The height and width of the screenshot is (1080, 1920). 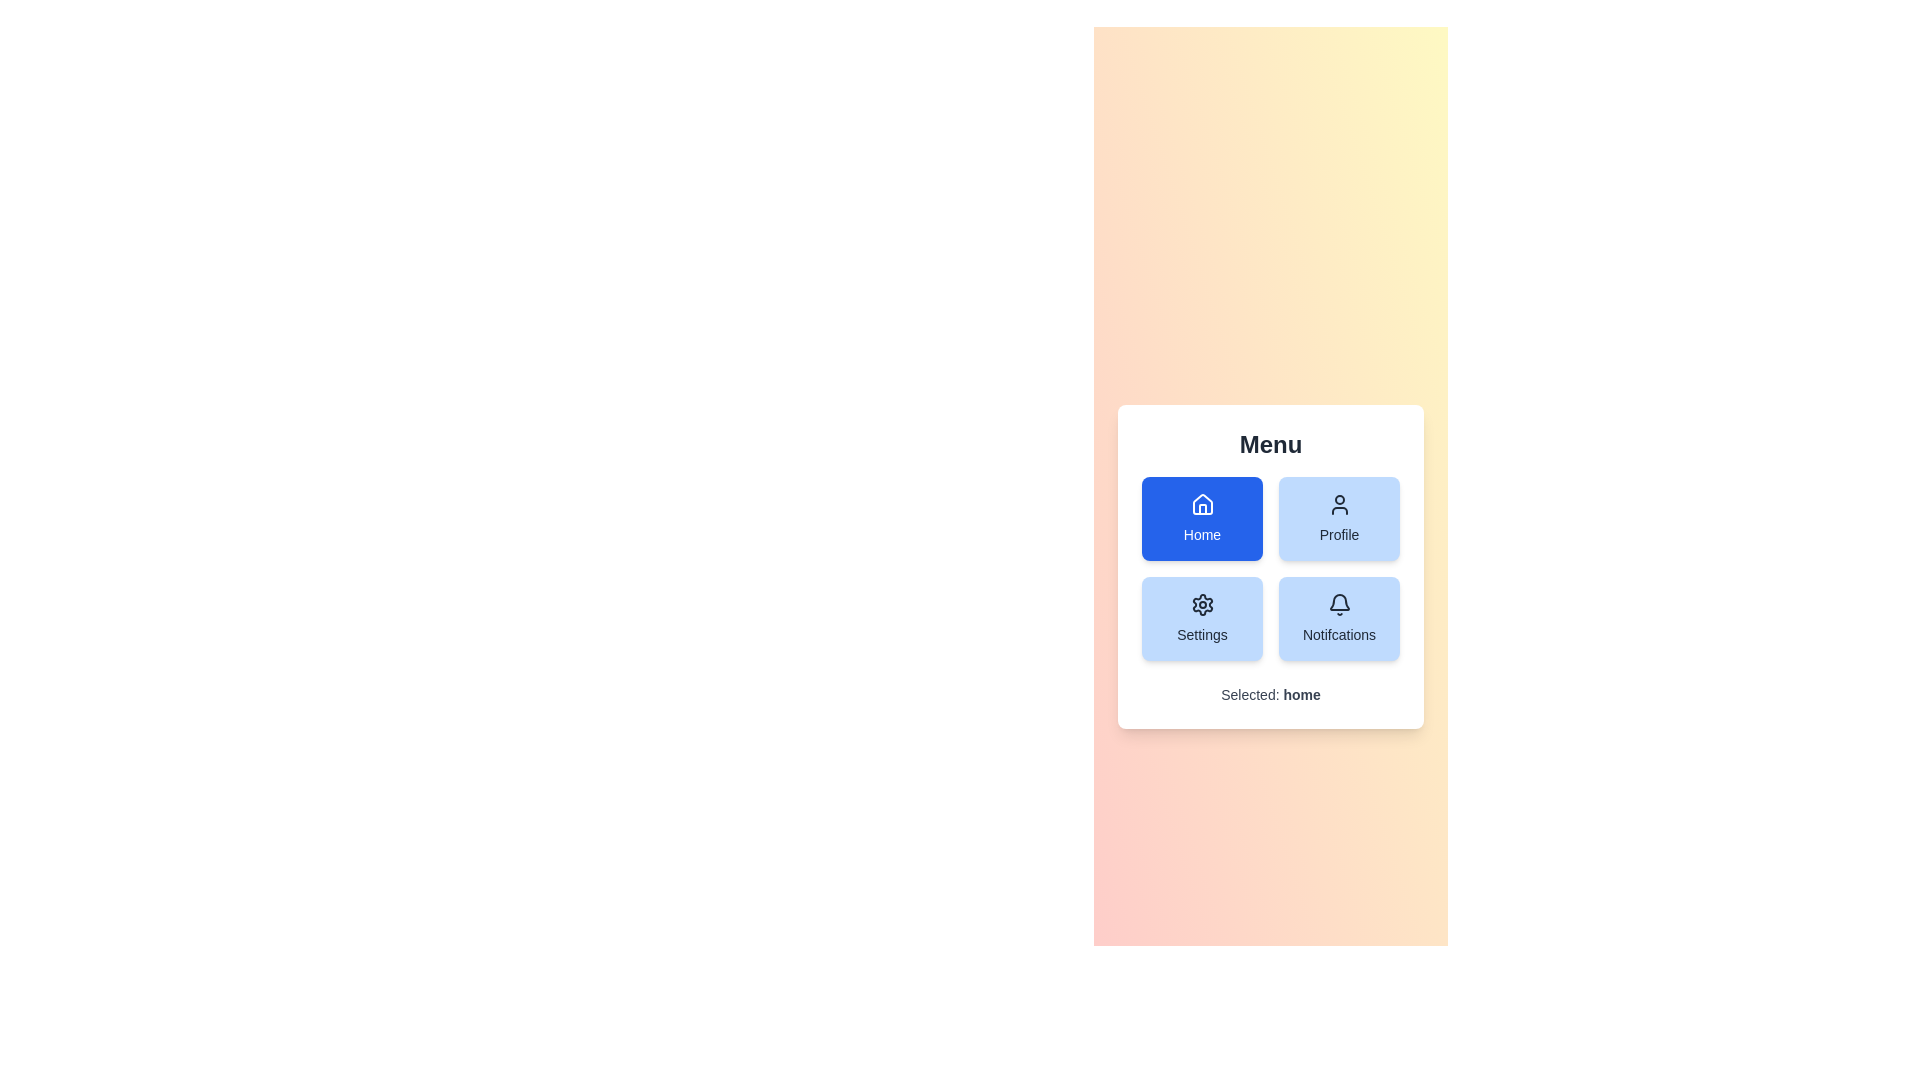 I want to click on the button labeled Settings to observe visual feedback, so click(x=1201, y=617).